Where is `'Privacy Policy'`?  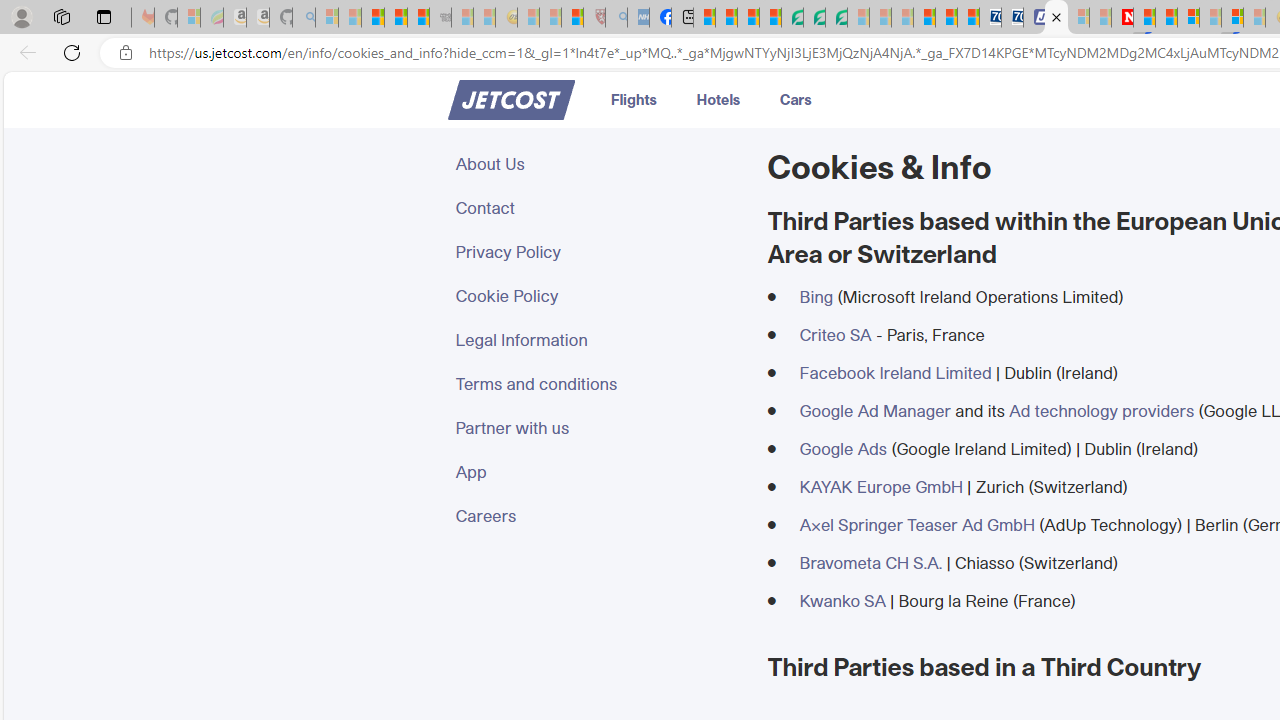 'Privacy Policy' is located at coordinates (598, 250).